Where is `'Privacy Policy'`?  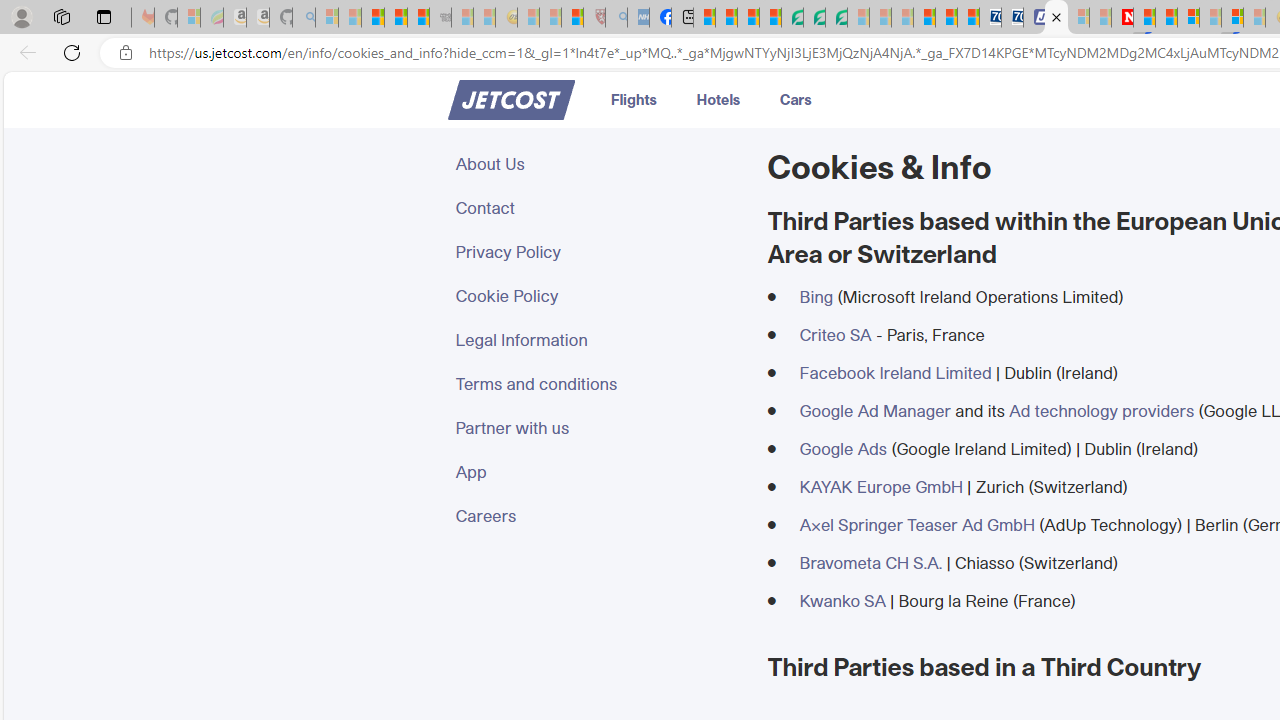 'Privacy Policy' is located at coordinates (598, 250).